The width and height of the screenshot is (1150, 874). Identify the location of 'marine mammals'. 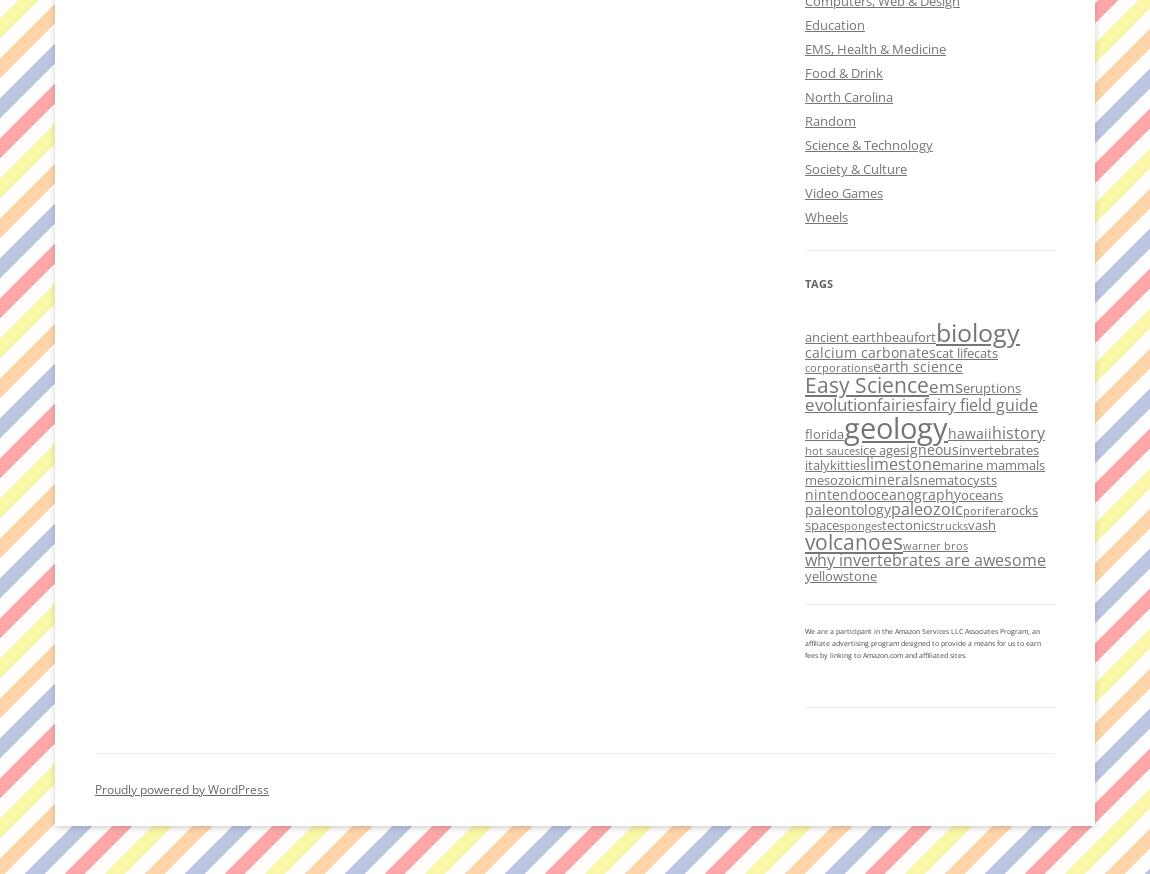
(941, 463).